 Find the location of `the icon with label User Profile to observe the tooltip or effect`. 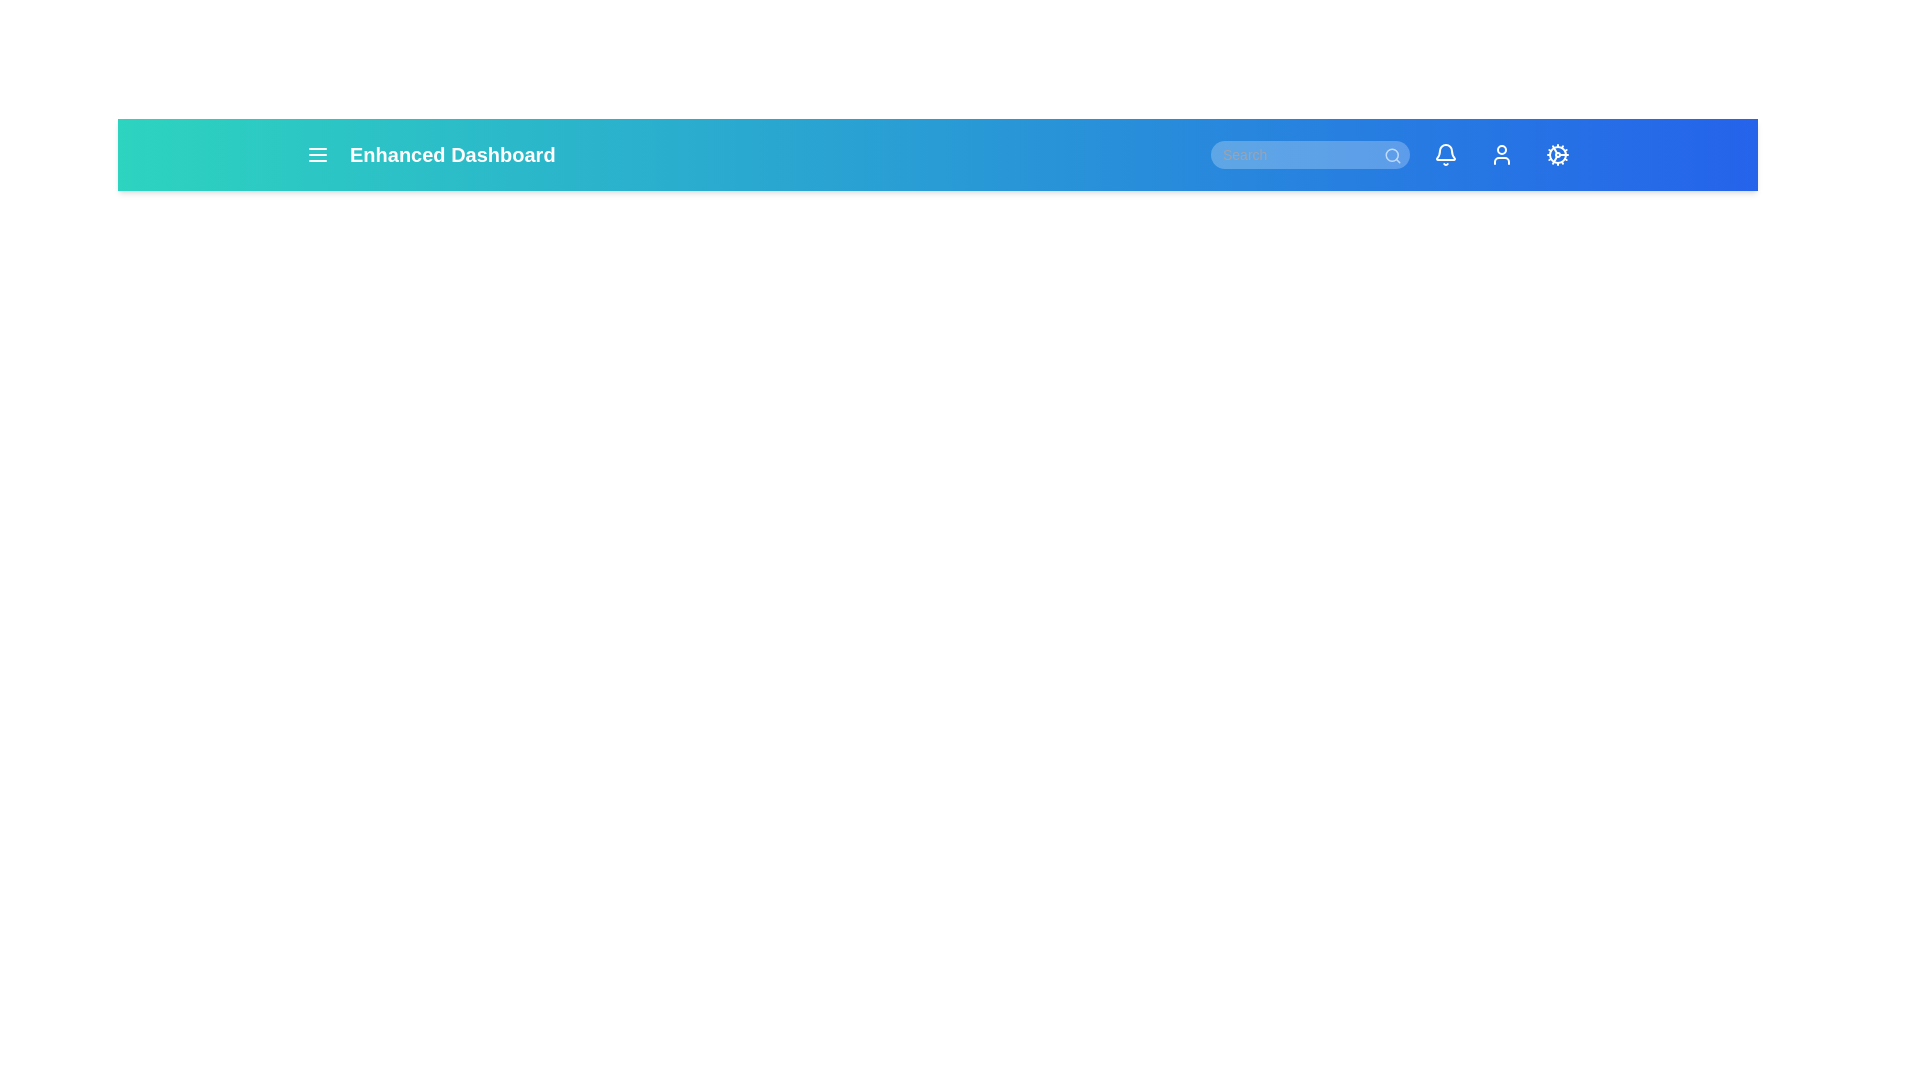

the icon with label User Profile to observe the tooltip or effect is located at coordinates (1502, 153).